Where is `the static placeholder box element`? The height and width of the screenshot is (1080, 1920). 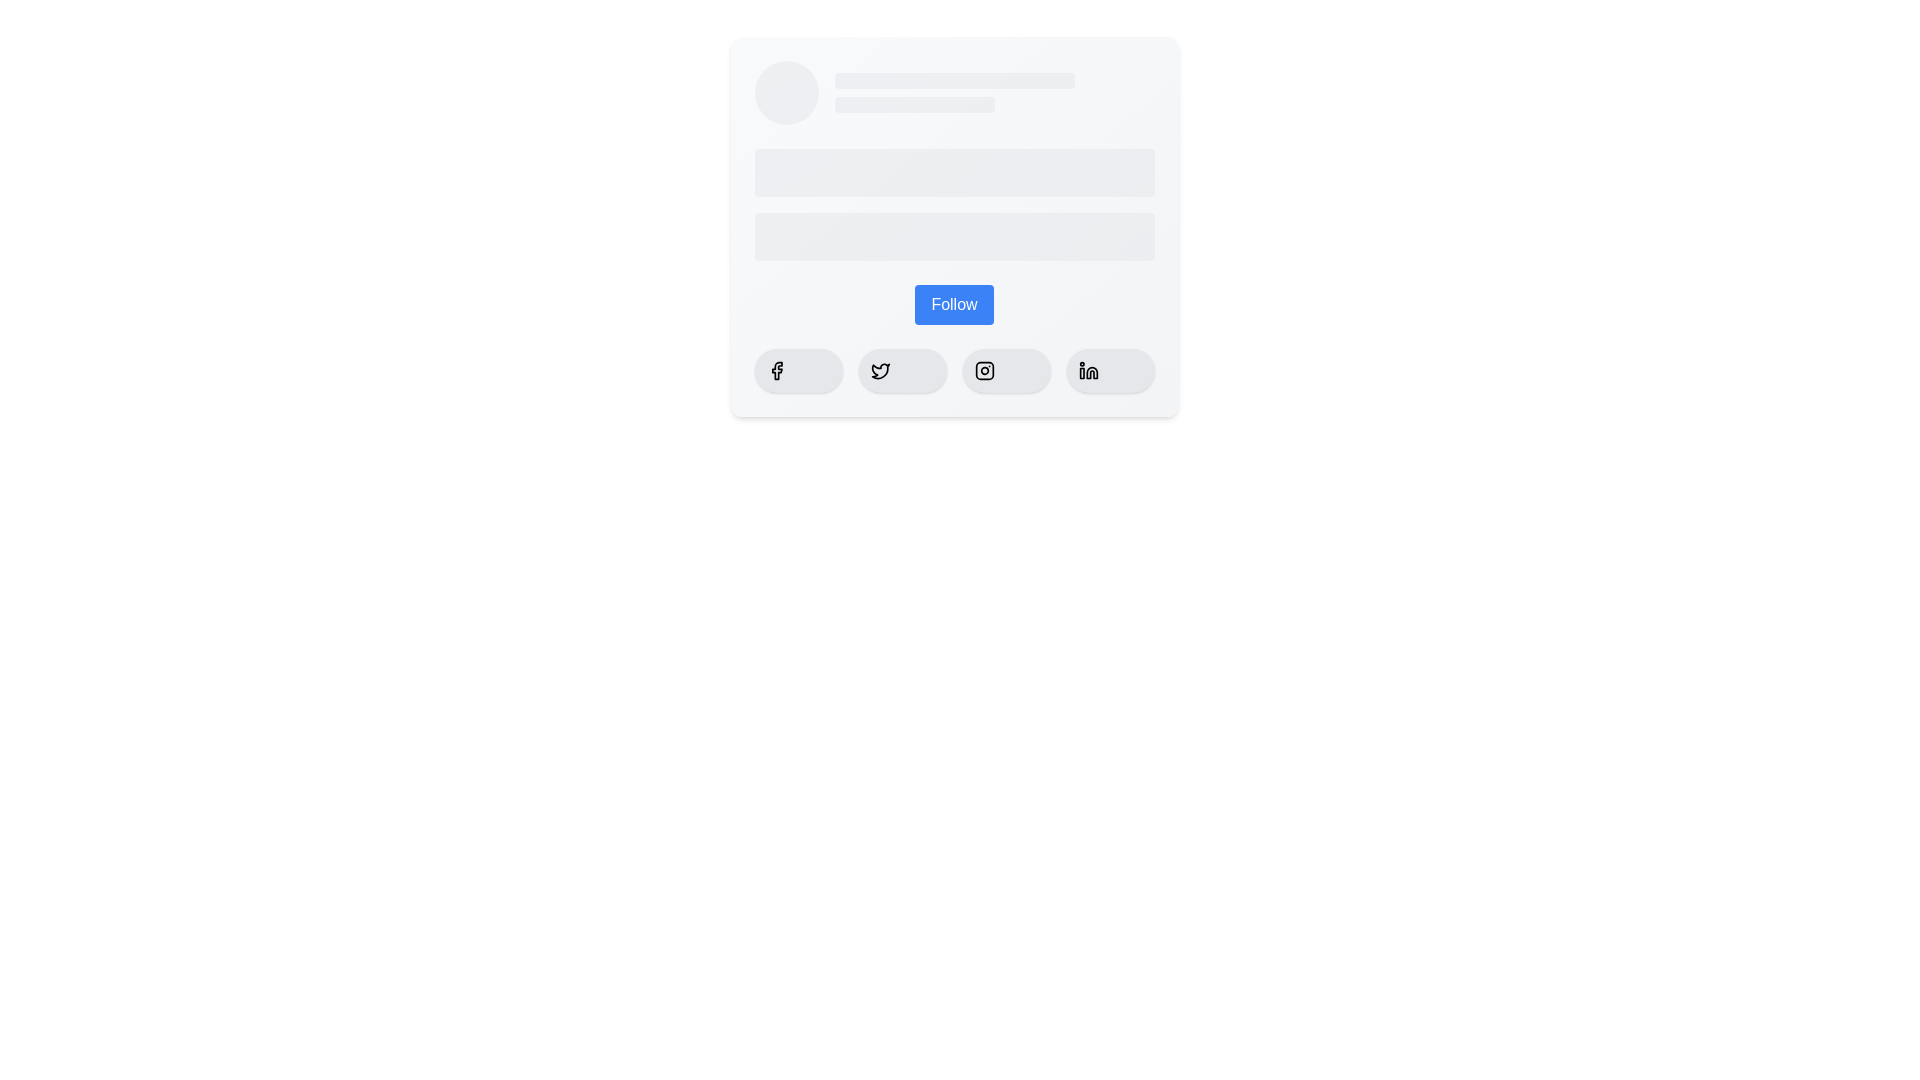
the static placeholder box element is located at coordinates (953, 80).